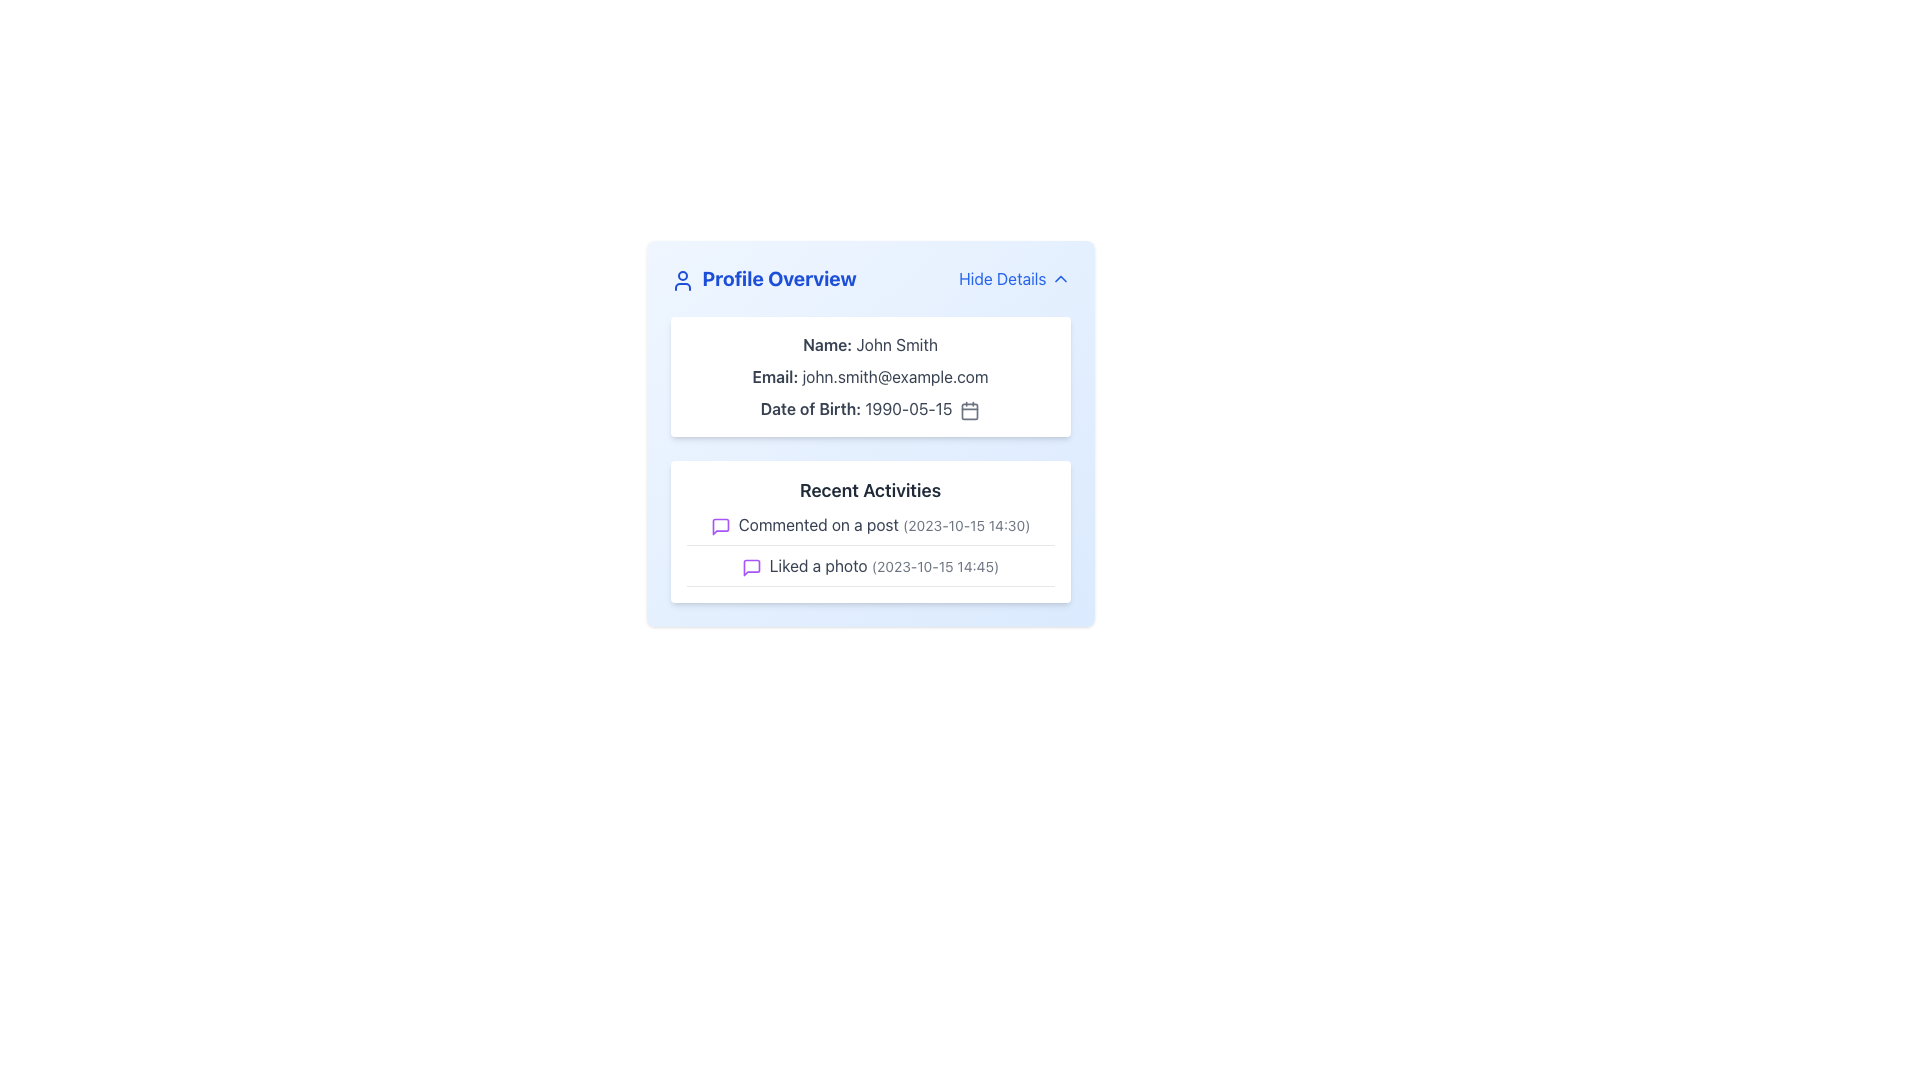  Describe the element at coordinates (870, 570) in the screenshot. I see `the activity log item indicating that the user liked a photo, which is the second item in the 'Recent Activities' list` at that location.